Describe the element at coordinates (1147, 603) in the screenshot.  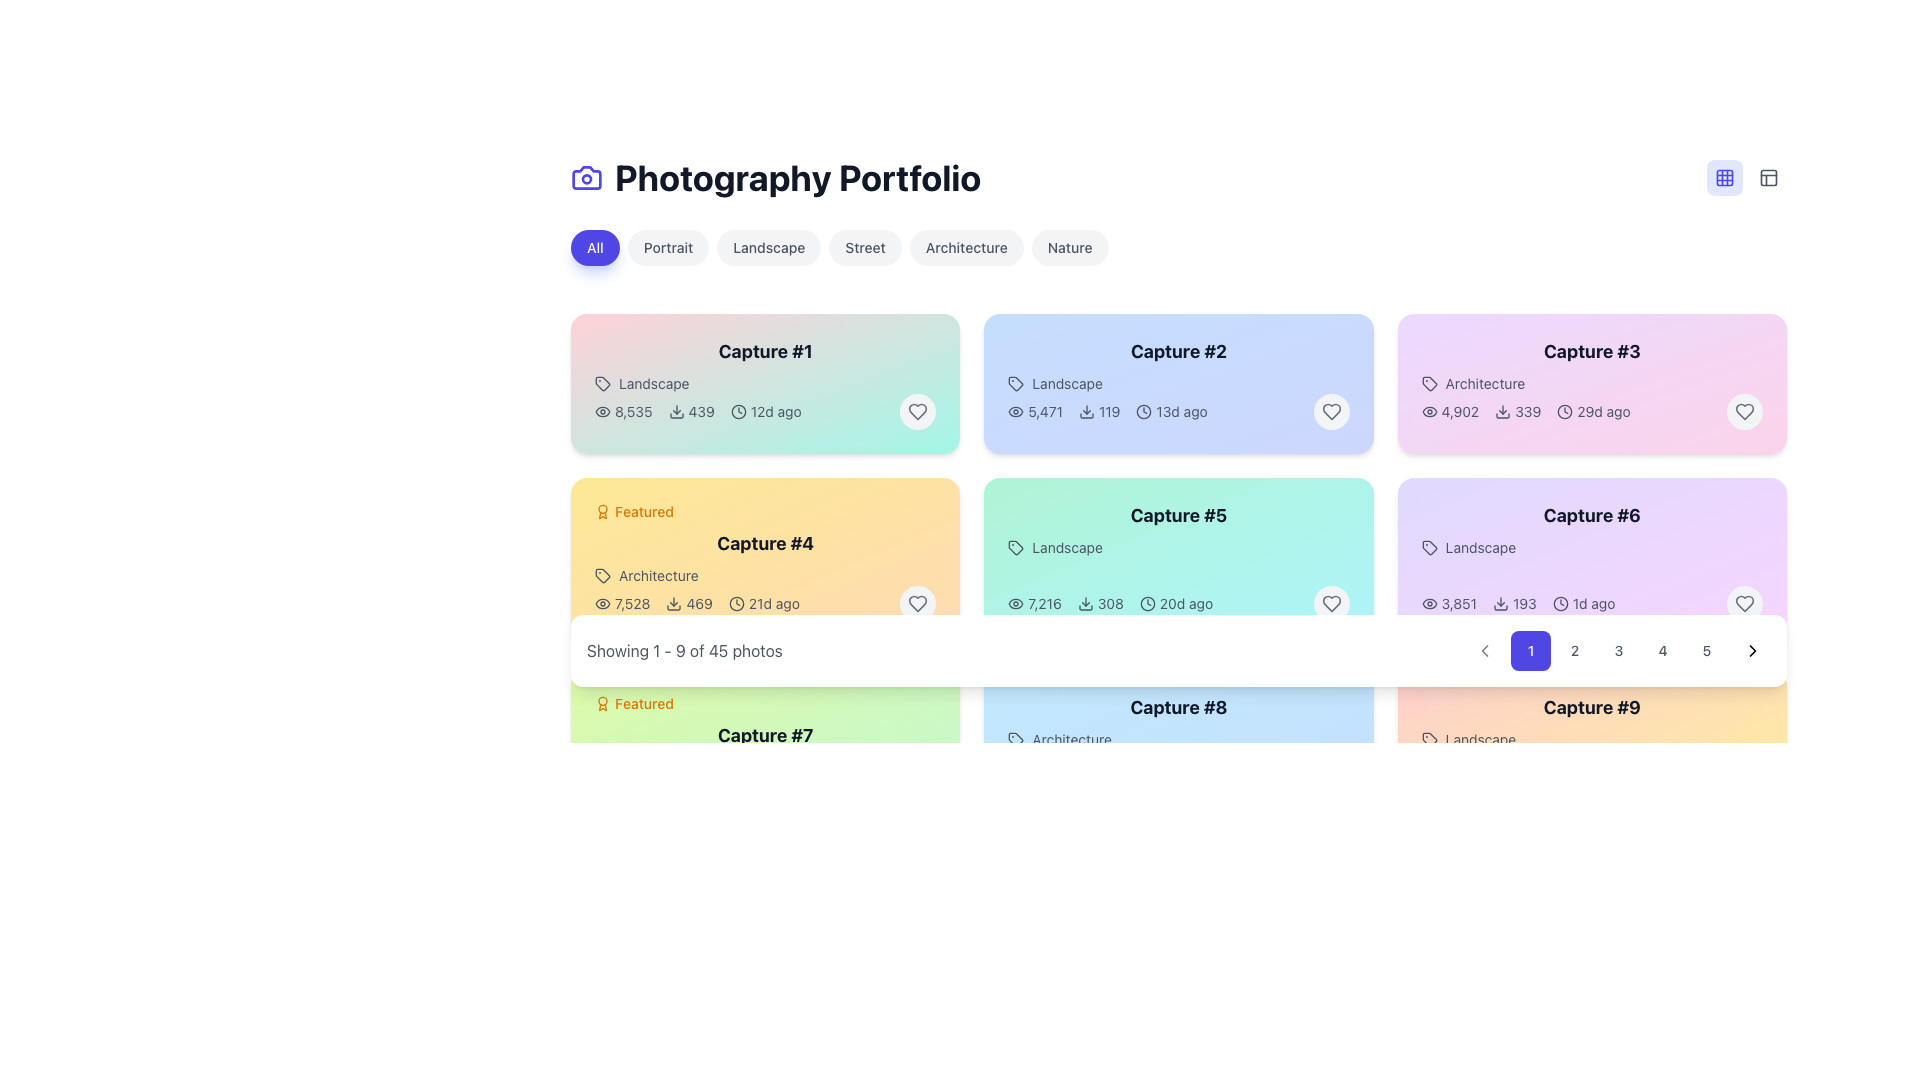
I see `the visual indicator icon next to the text '20d ago' in the bottom right section of the card labeled 'Capture #5'` at that location.